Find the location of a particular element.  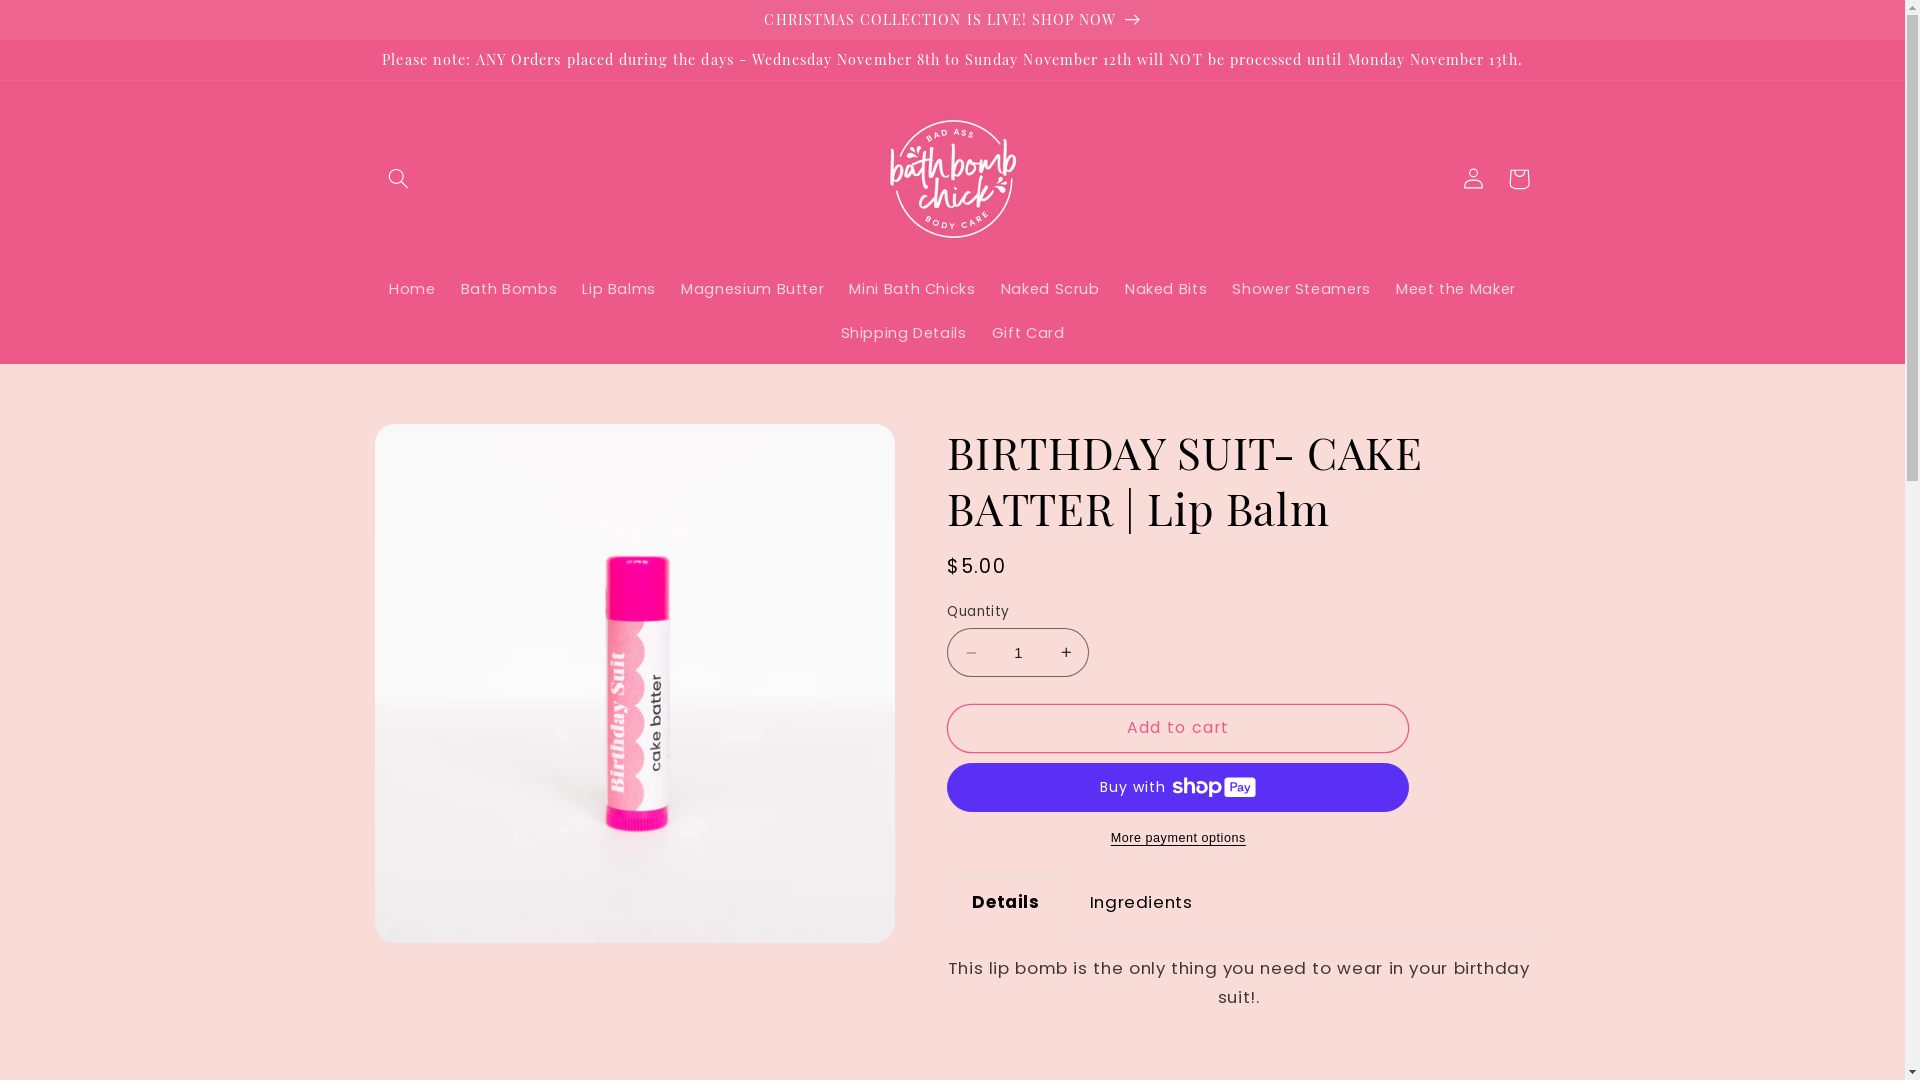

'Naked Scrub' is located at coordinates (1049, 289).